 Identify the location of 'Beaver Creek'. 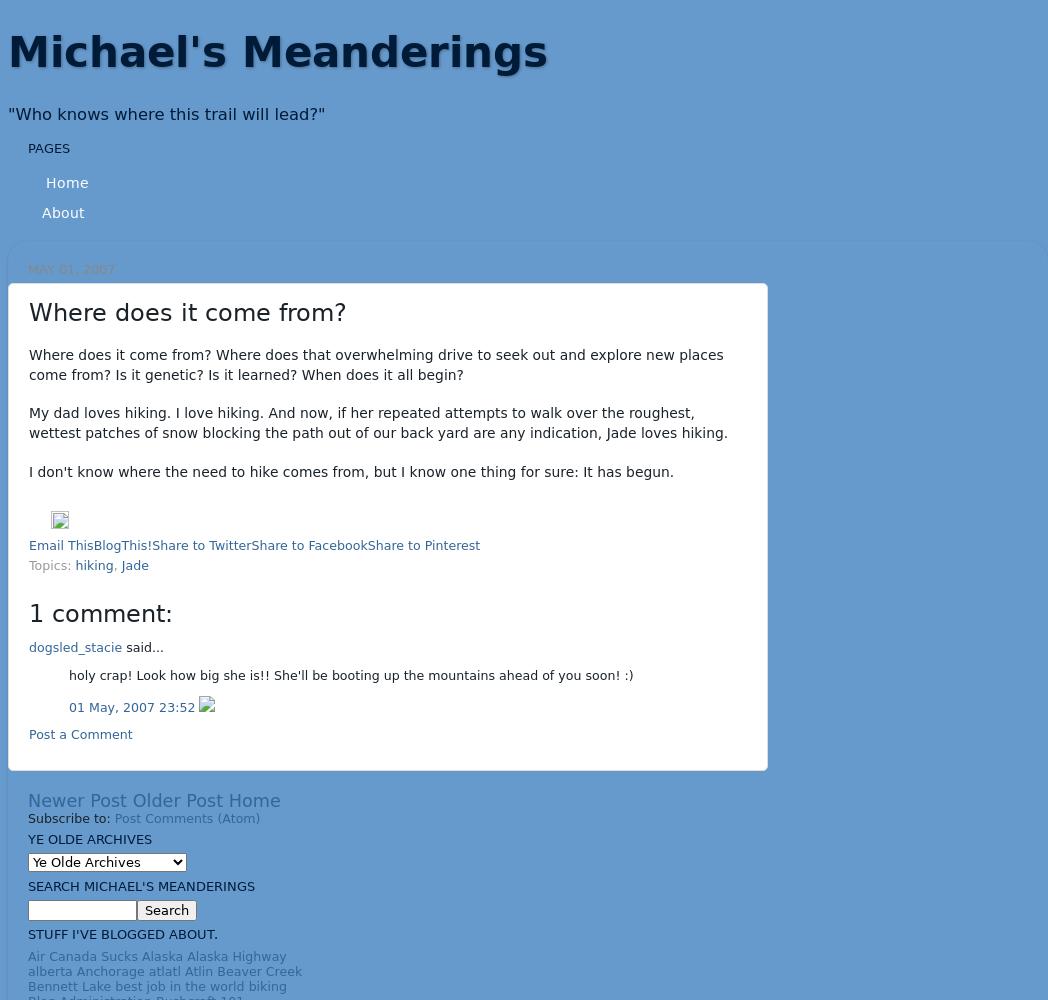
(259, 969).